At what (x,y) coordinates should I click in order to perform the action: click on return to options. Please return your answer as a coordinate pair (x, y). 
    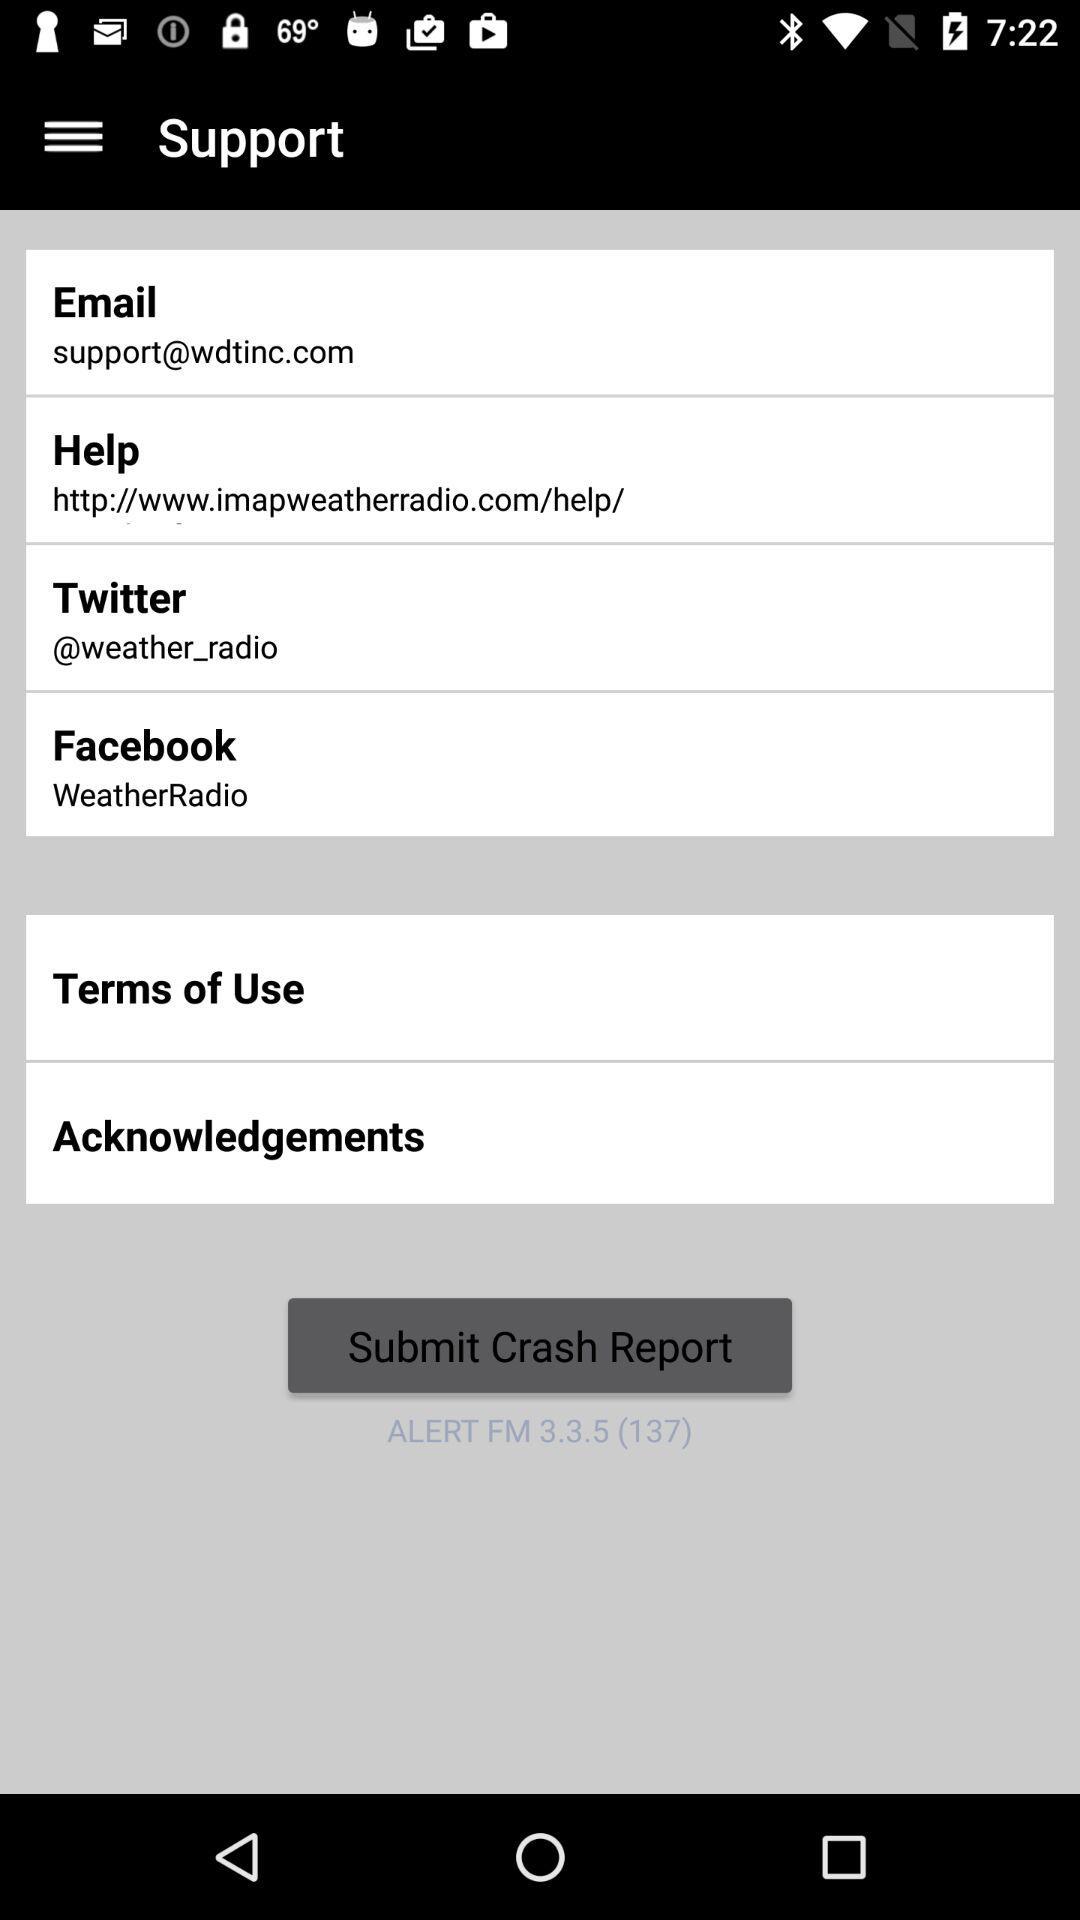
    Looking at the image, I should click on (72, 135).